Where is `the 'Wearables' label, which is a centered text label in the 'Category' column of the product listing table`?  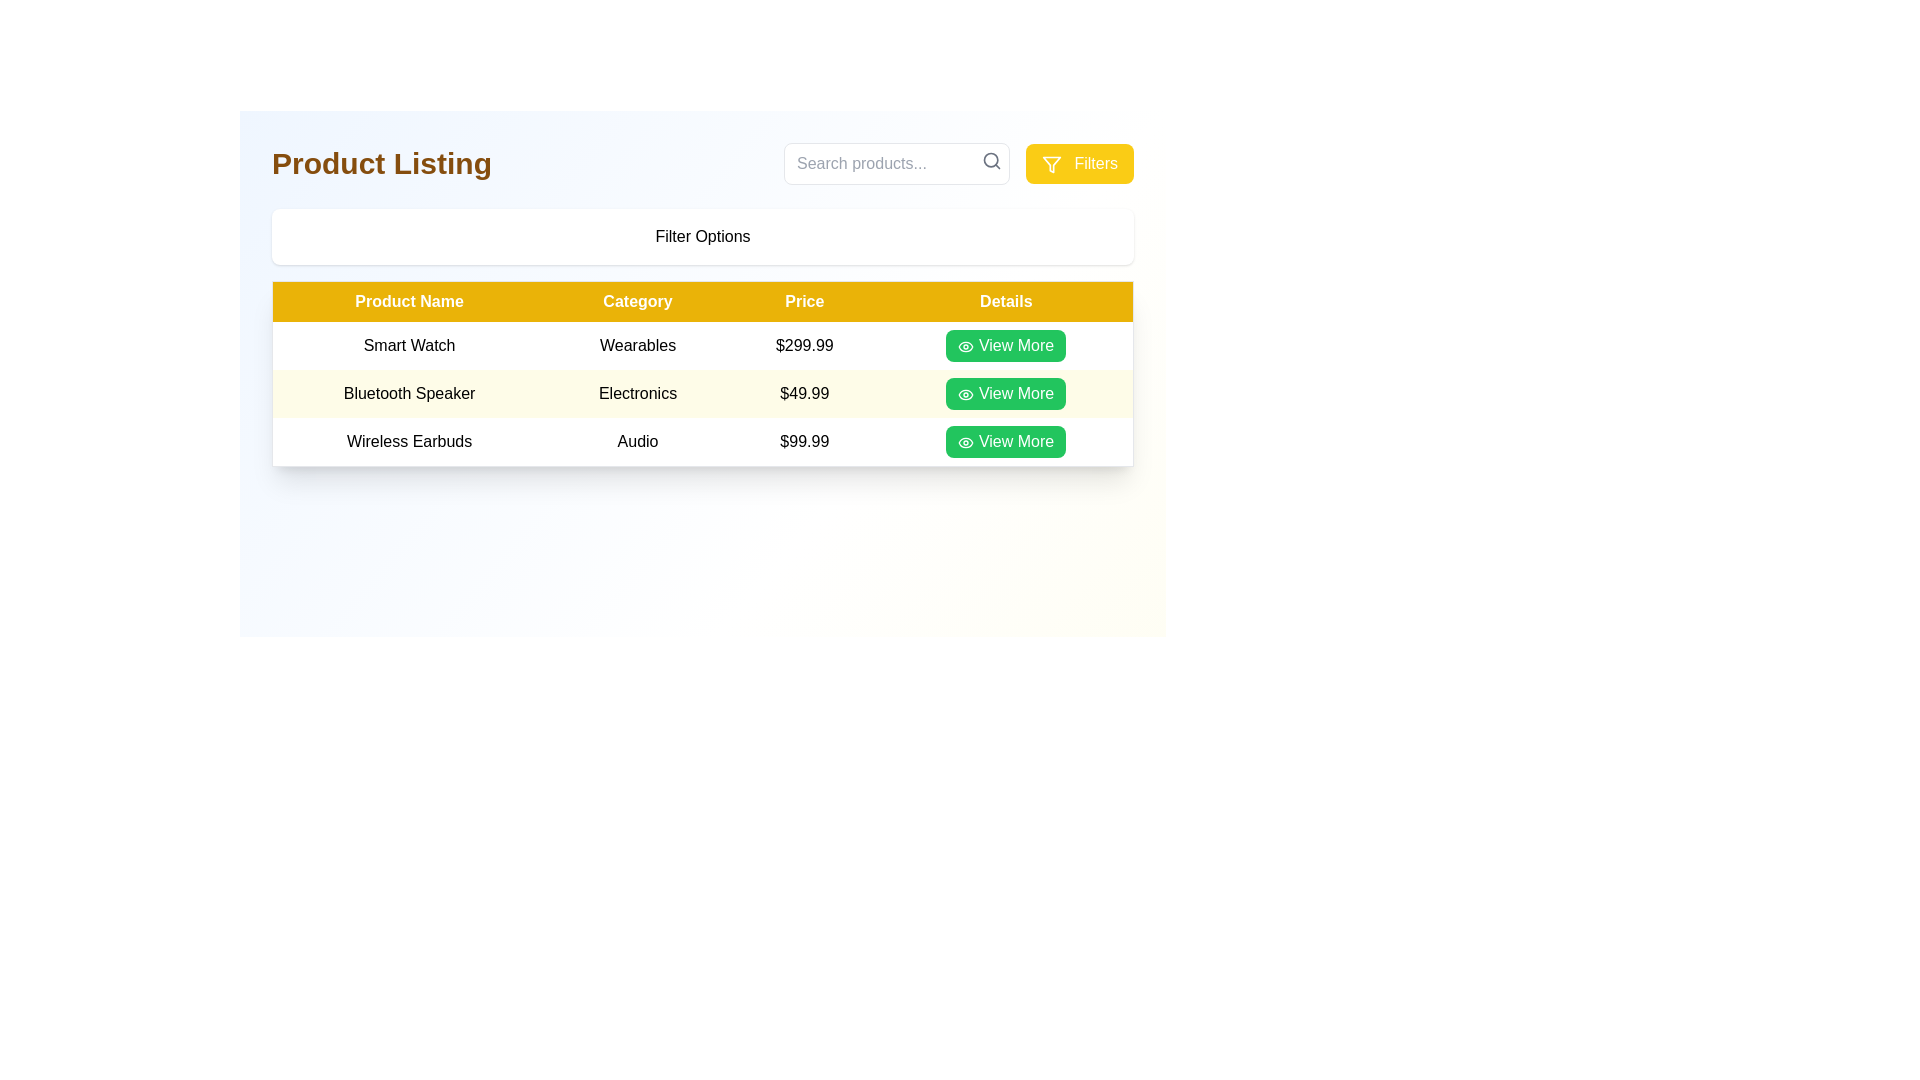 the 'Wearables' label, which is a centered text label in the 'Category' column of the product listing table is located at coordinates (637, 345).